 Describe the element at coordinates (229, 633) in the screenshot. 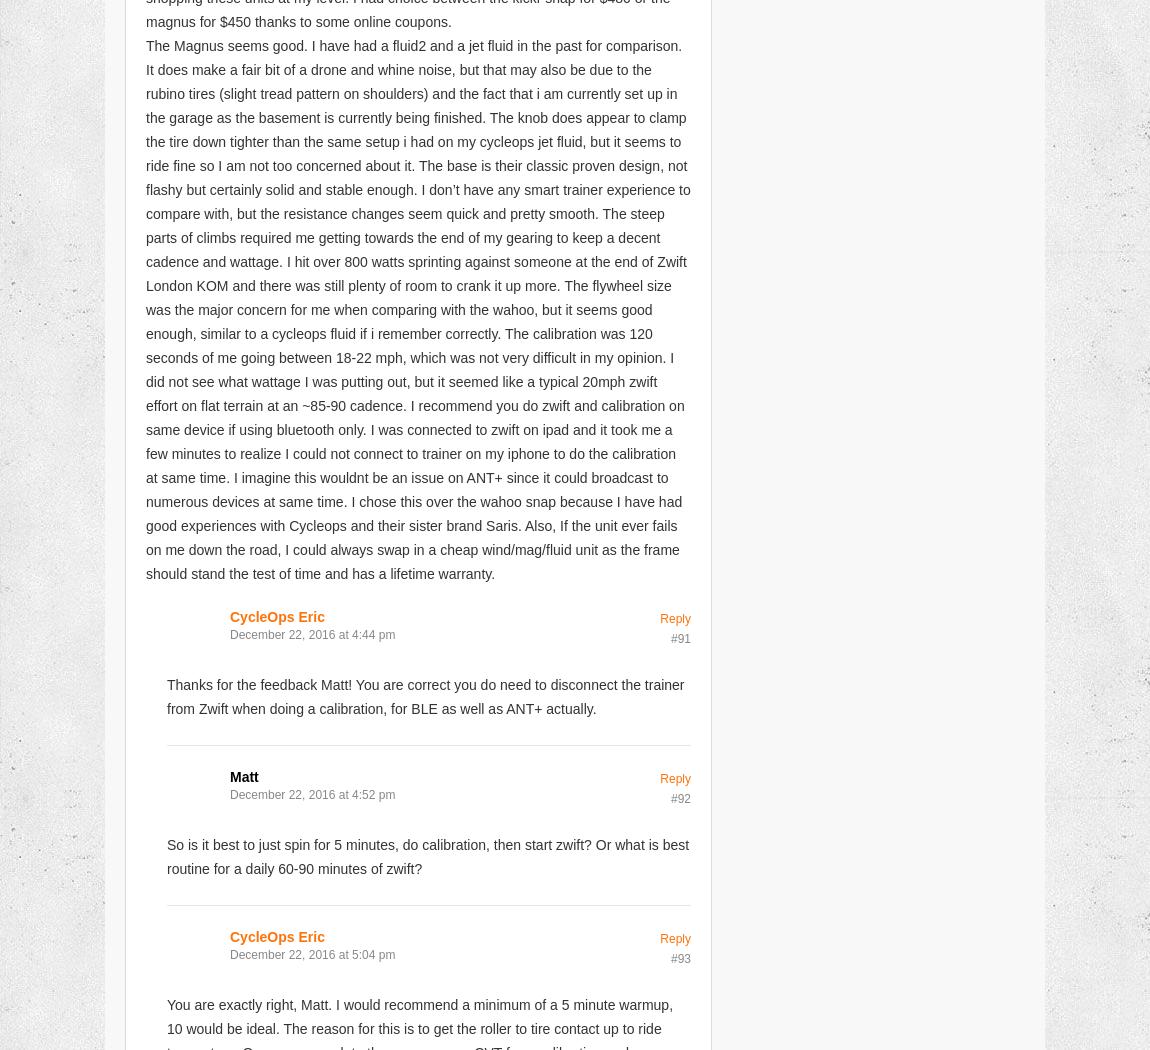

I see `'December 22, 2016 at 4:44 pm'` at that location.